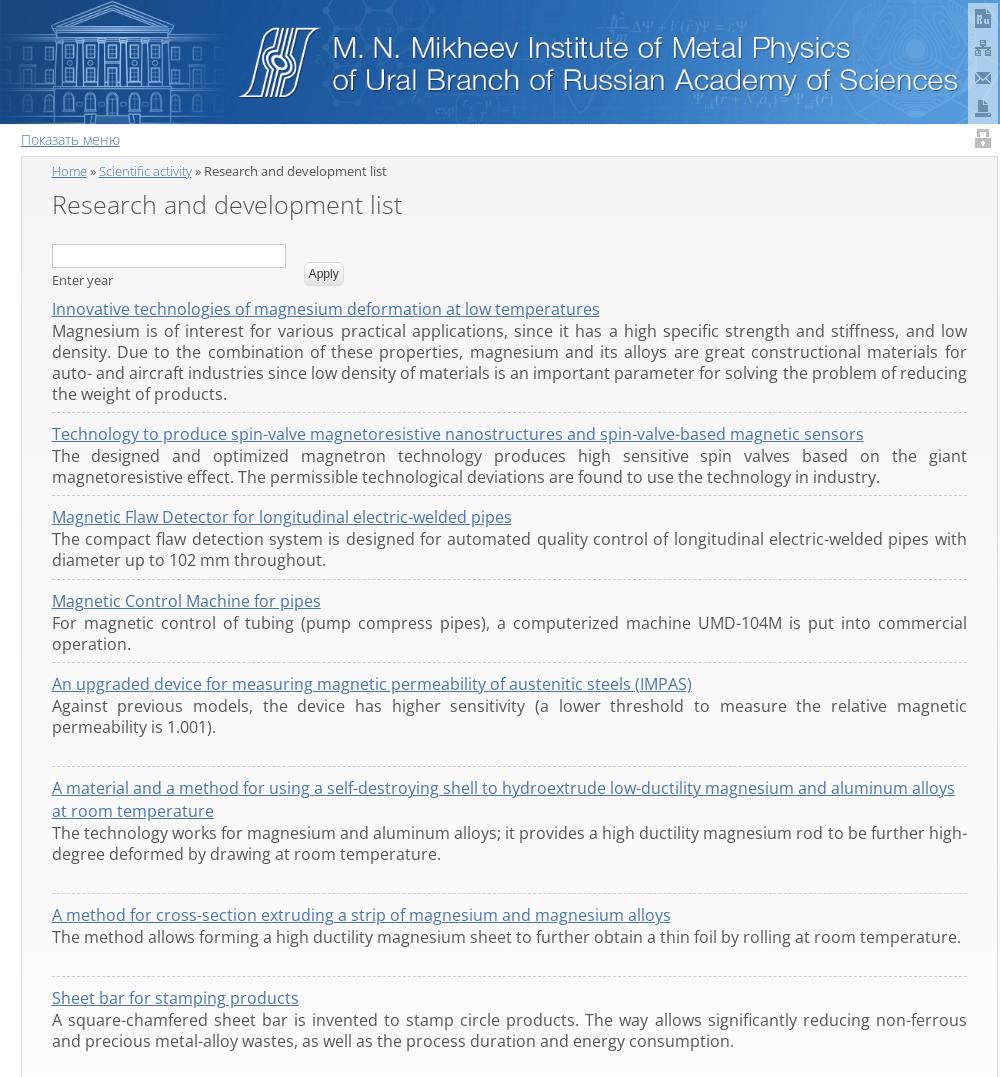 The image size is (1000, 1077). Describe the element at coordinates (174, 996) in the screenshot. I see `'Sheet bar for stamping products'` at that location.